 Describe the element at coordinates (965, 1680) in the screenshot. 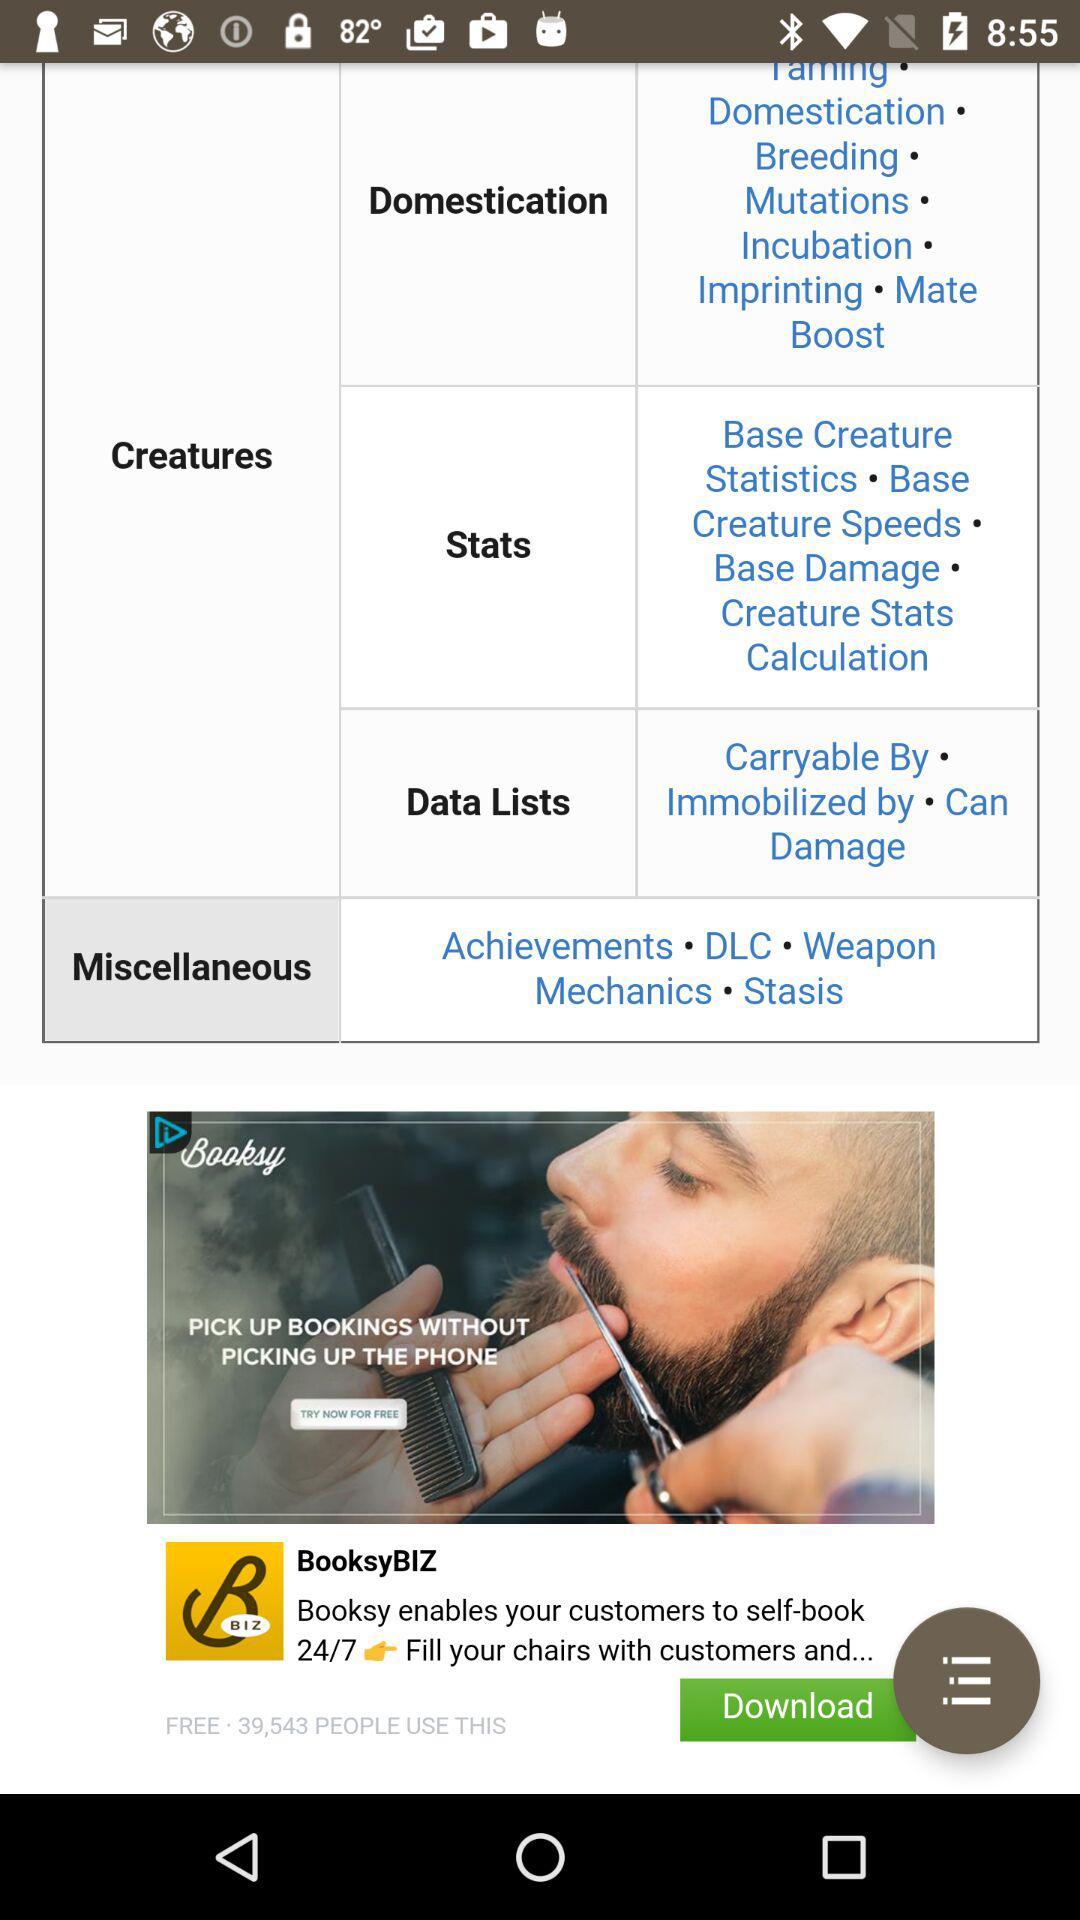

I see `options setting` at that location.